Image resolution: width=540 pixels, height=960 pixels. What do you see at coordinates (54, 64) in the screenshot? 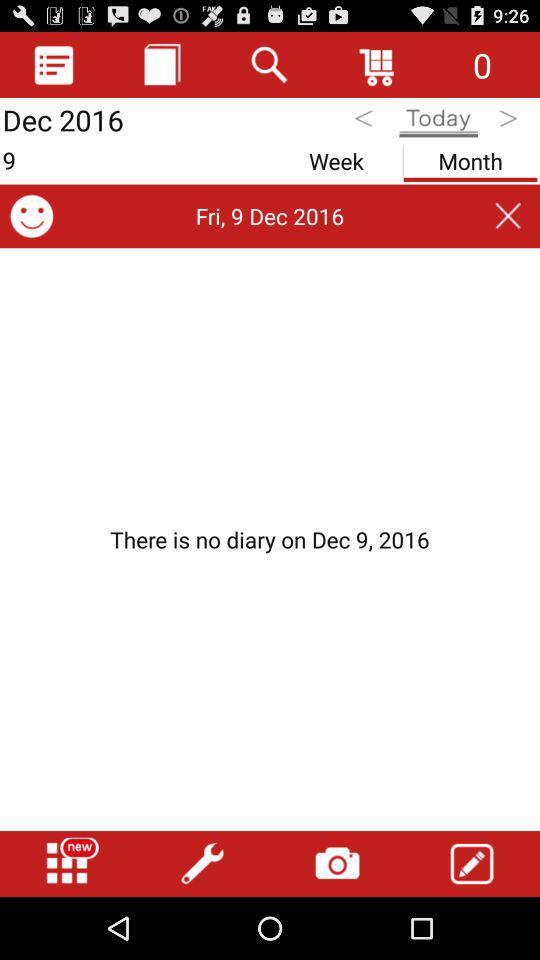
I see `open diary` at bounding box center [54, 64].